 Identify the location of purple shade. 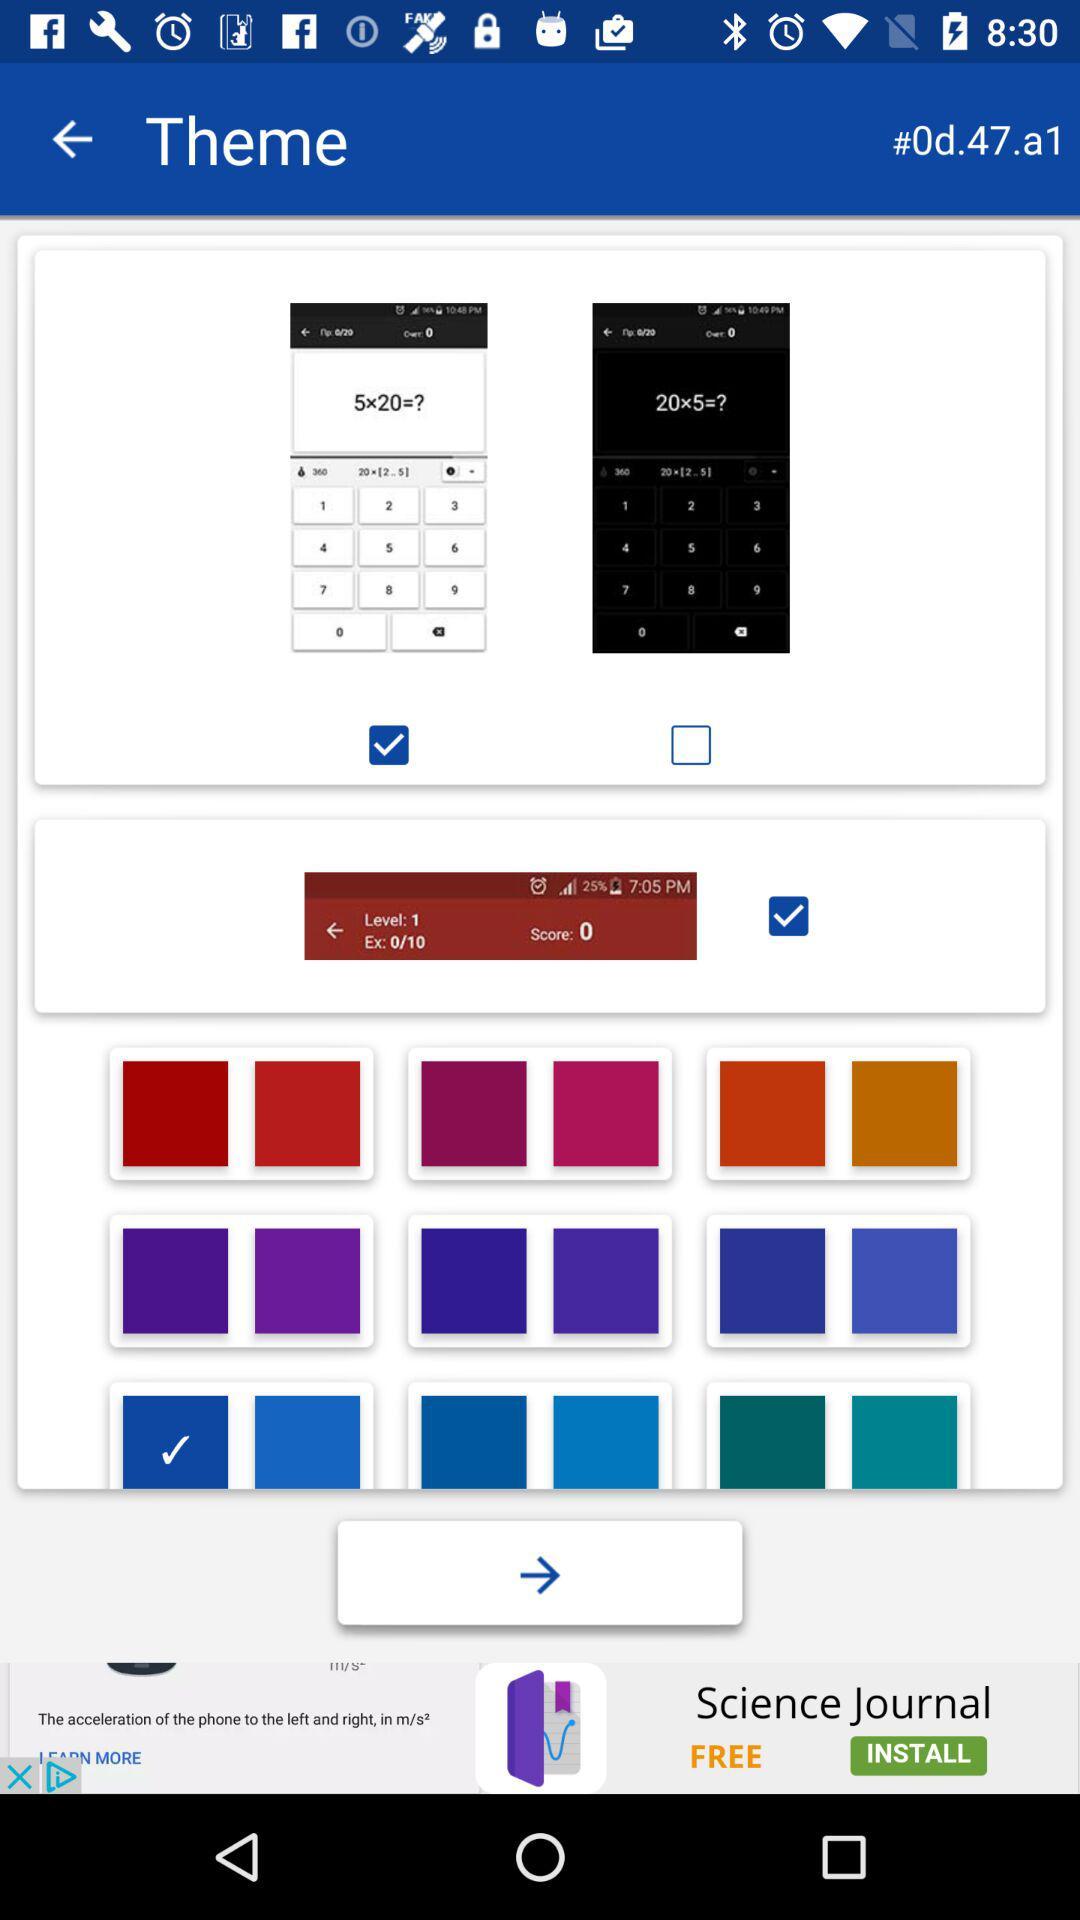
(307, 1281).